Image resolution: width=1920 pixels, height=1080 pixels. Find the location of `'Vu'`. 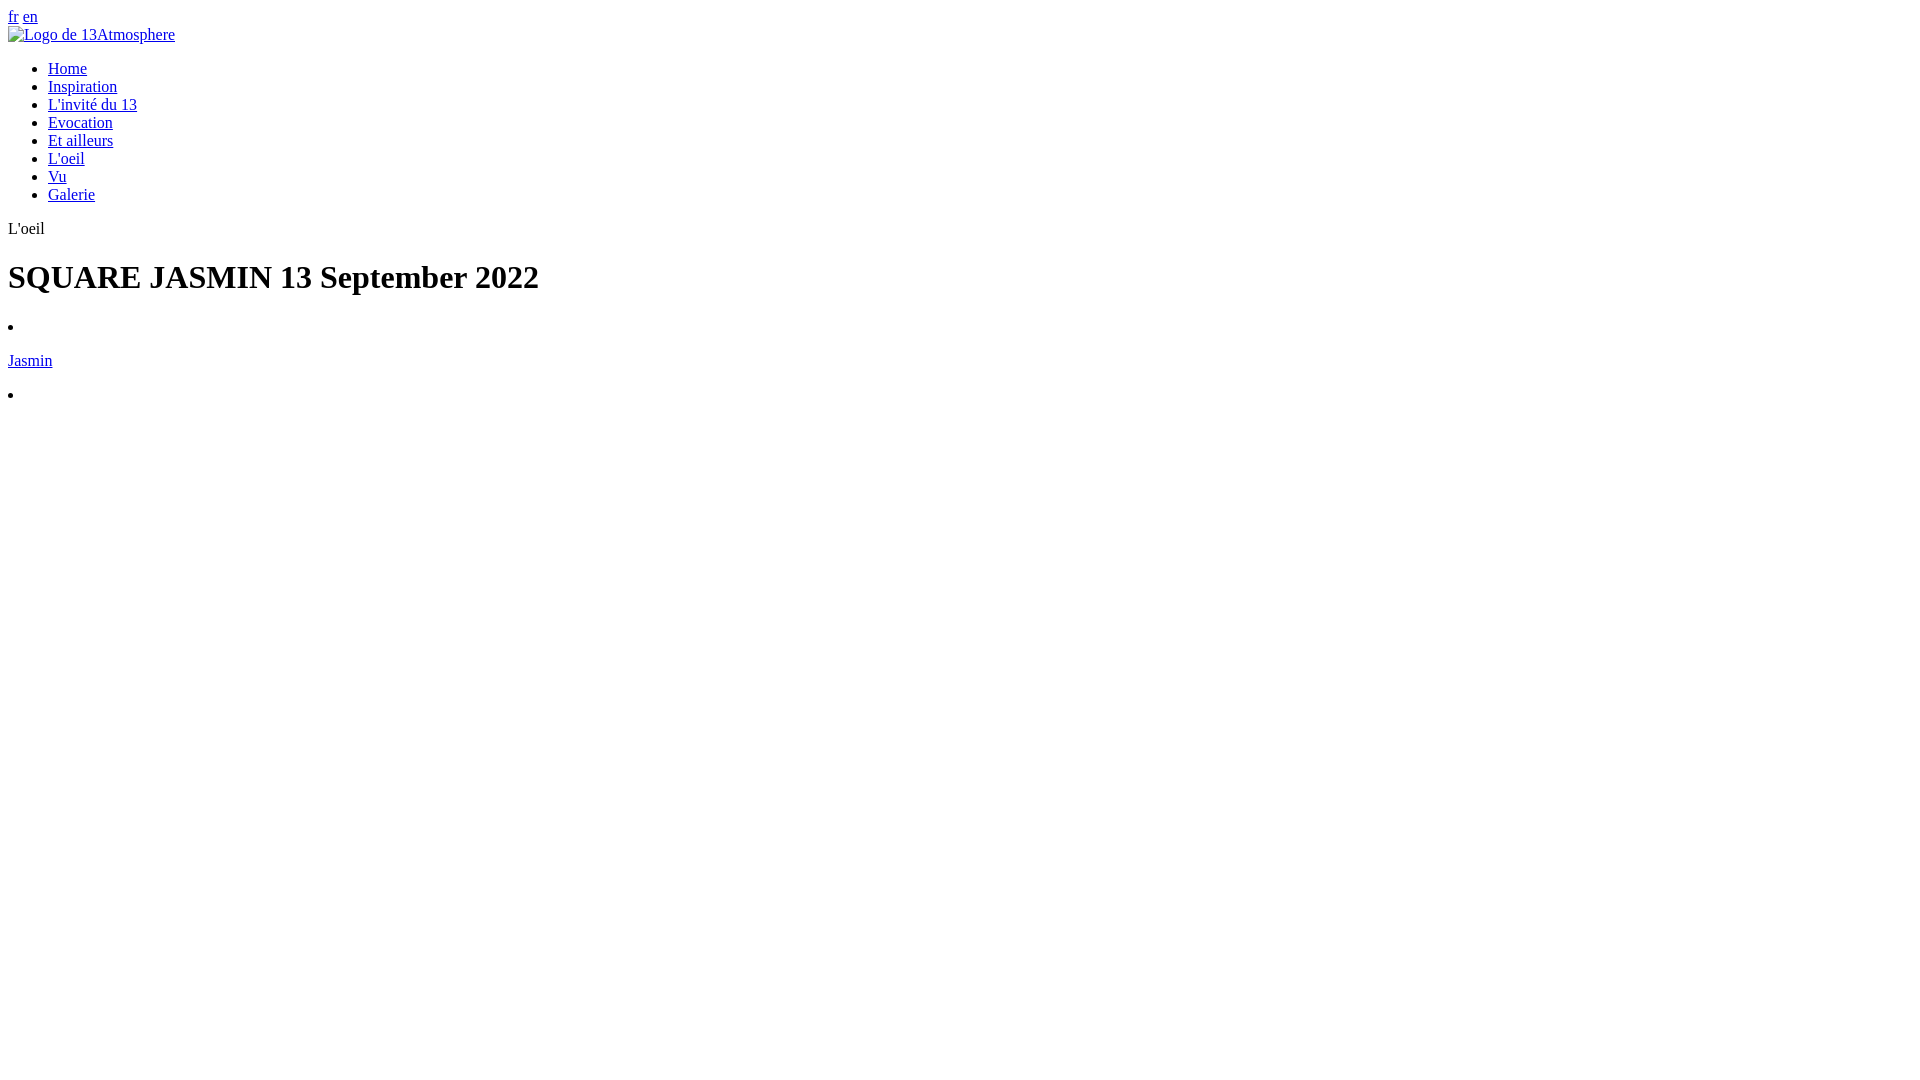

'Vu' is located at coordinates (57, 175).